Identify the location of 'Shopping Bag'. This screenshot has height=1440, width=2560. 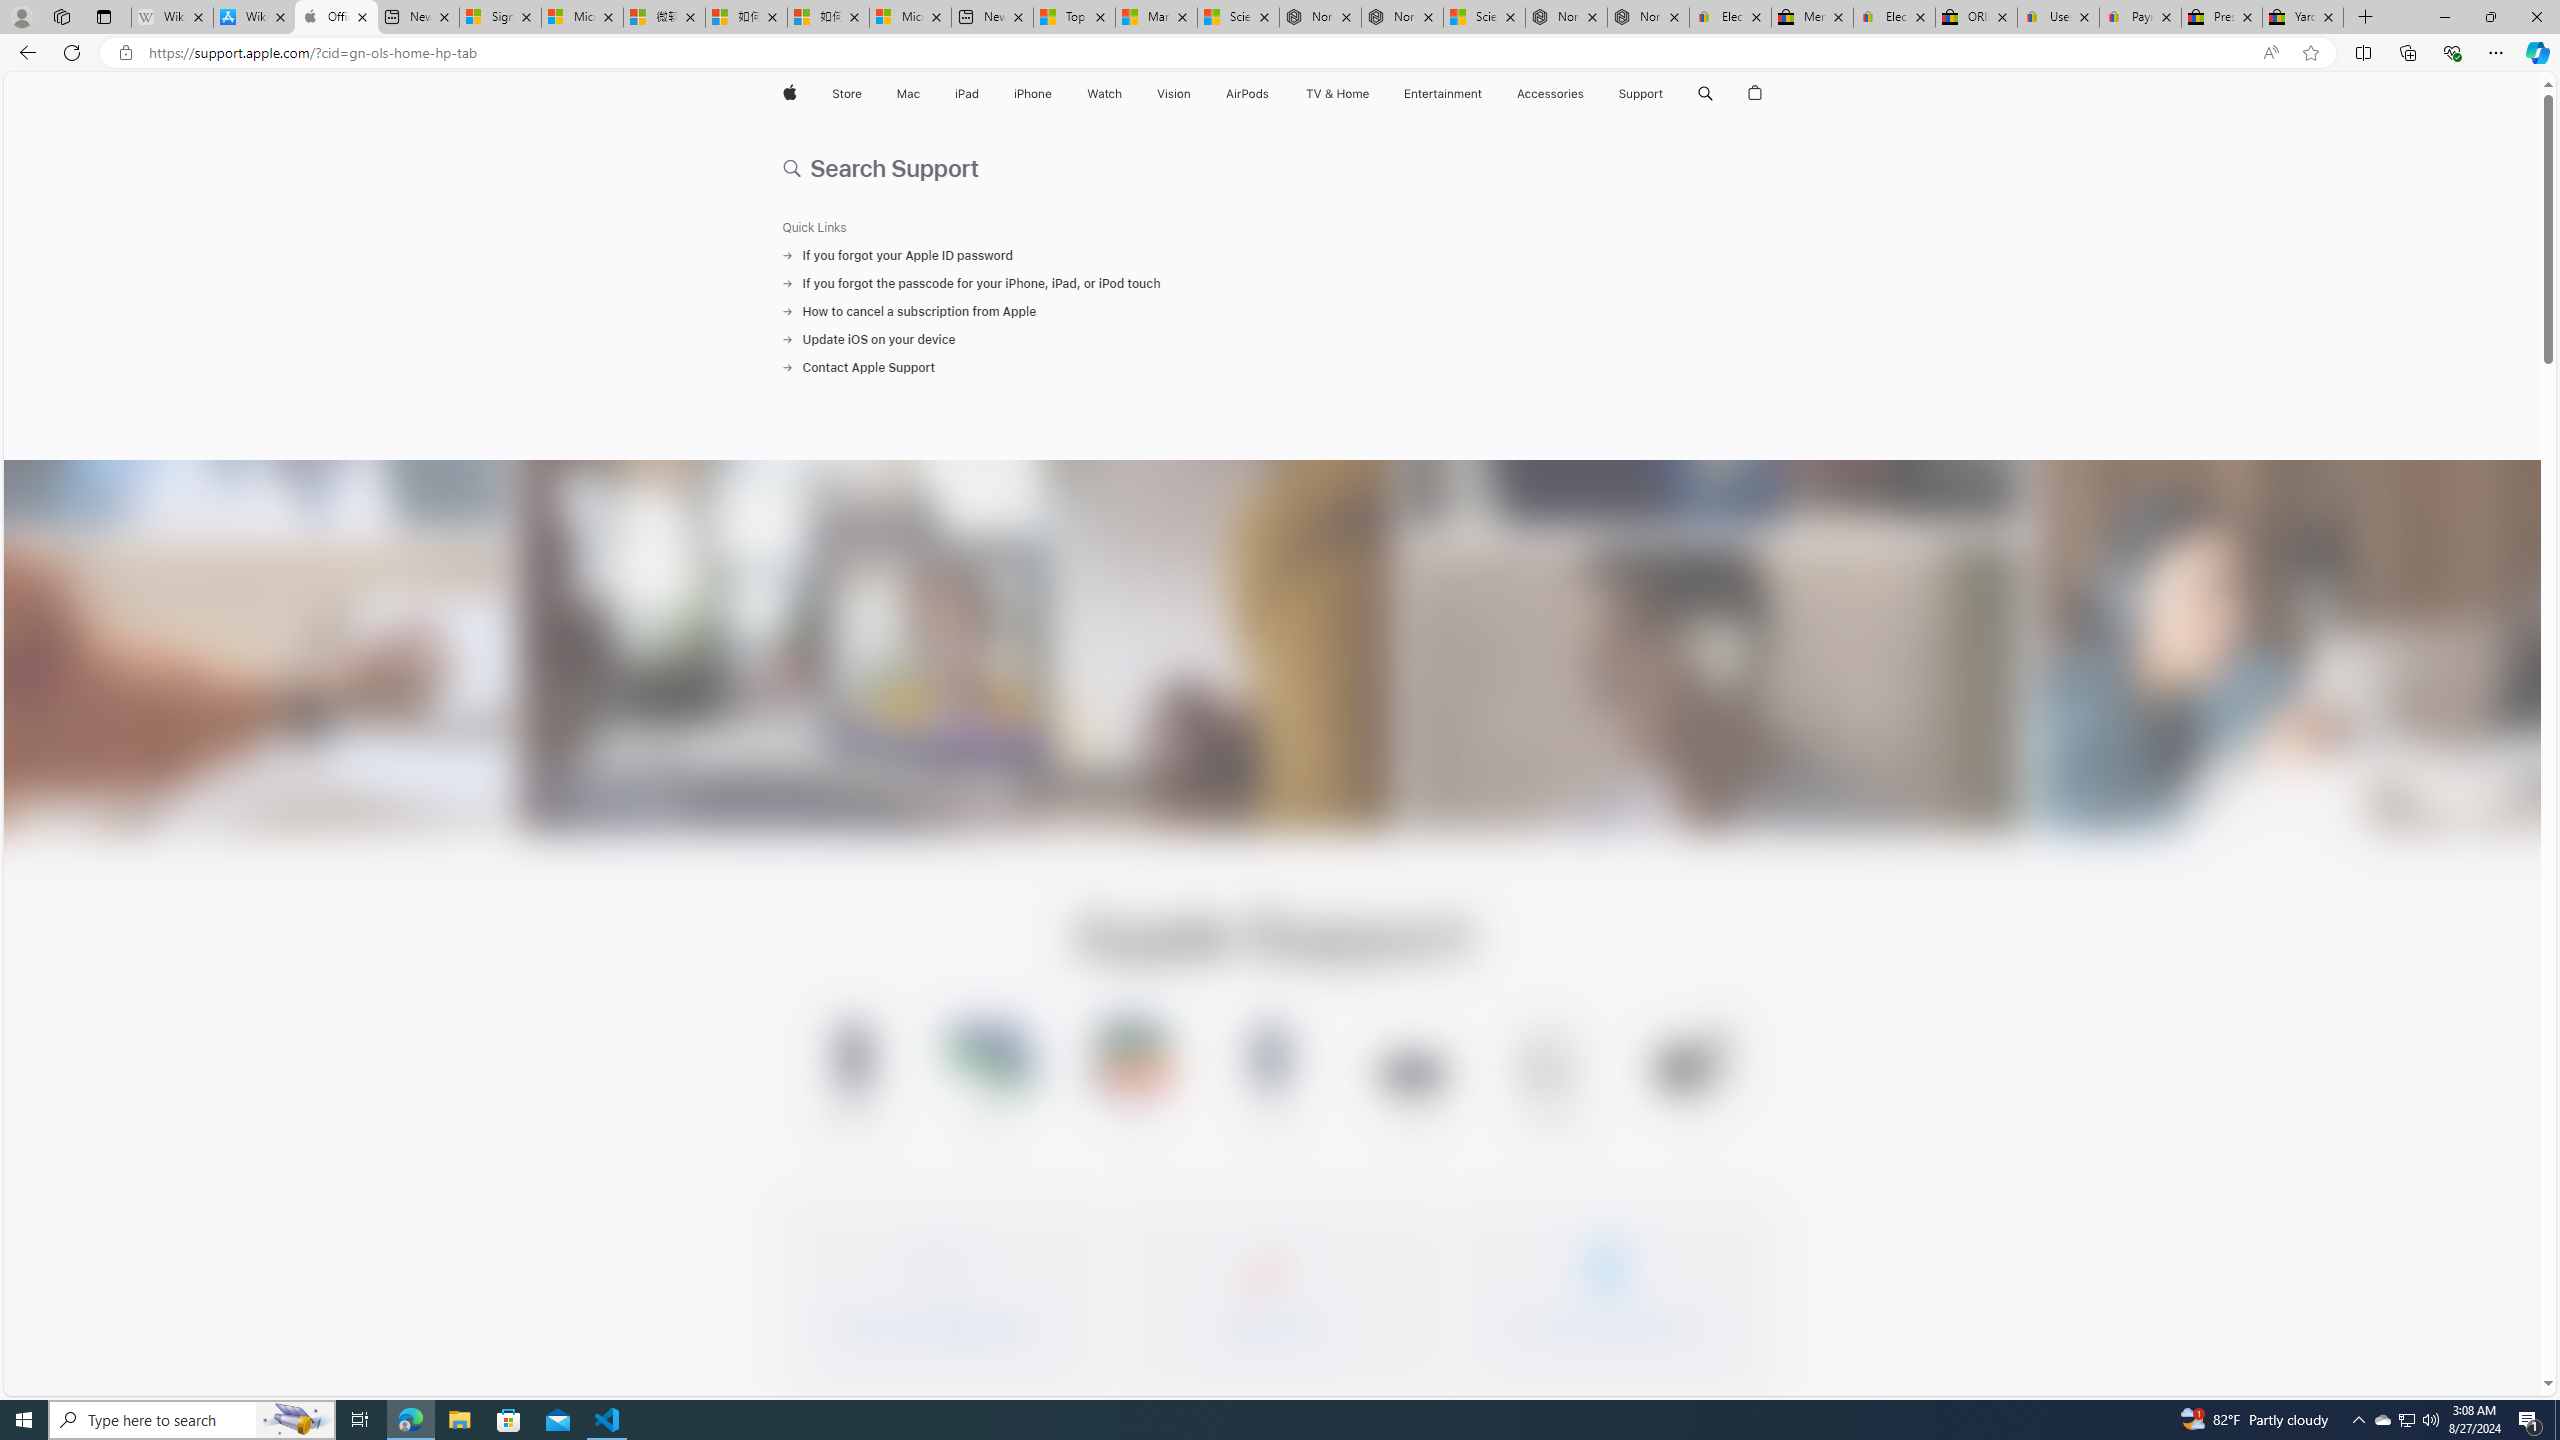
(1756, 93).